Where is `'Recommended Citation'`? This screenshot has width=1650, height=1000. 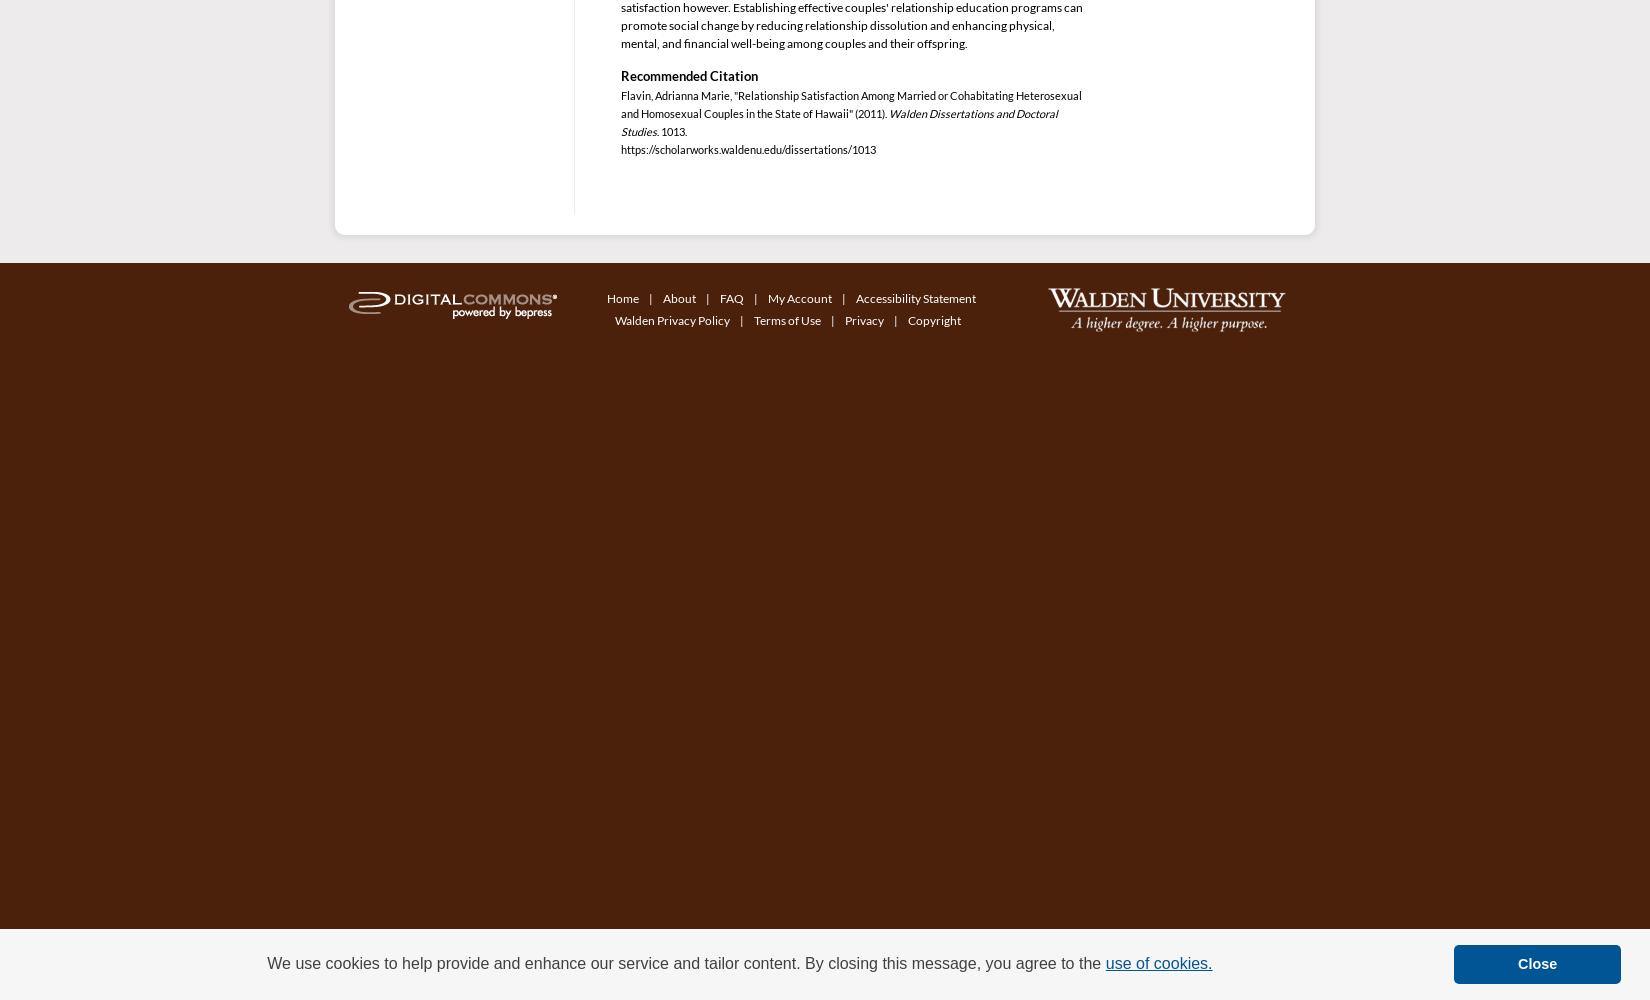
'Recommended Citation' is located at coordinates (688, 75).